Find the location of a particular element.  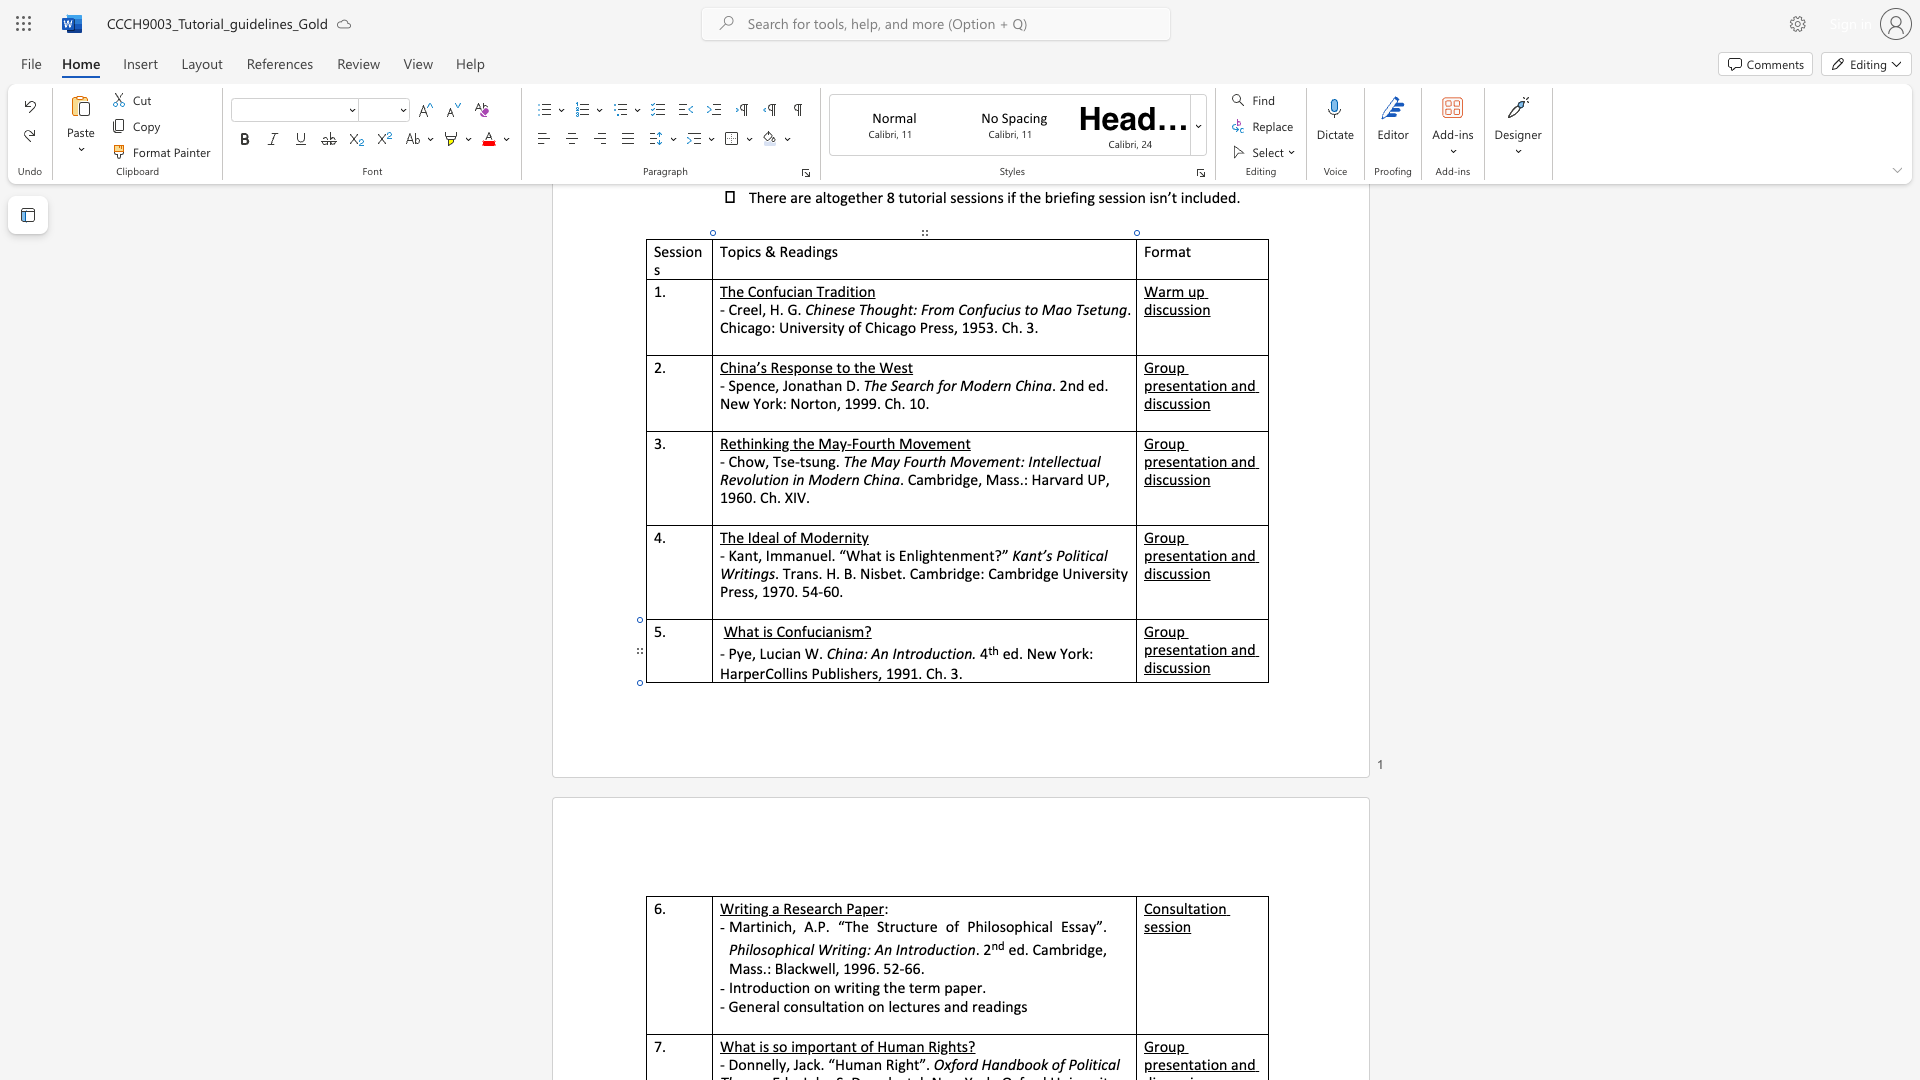

the 3th character "o" in the text is located at coordinates (1010, 926).